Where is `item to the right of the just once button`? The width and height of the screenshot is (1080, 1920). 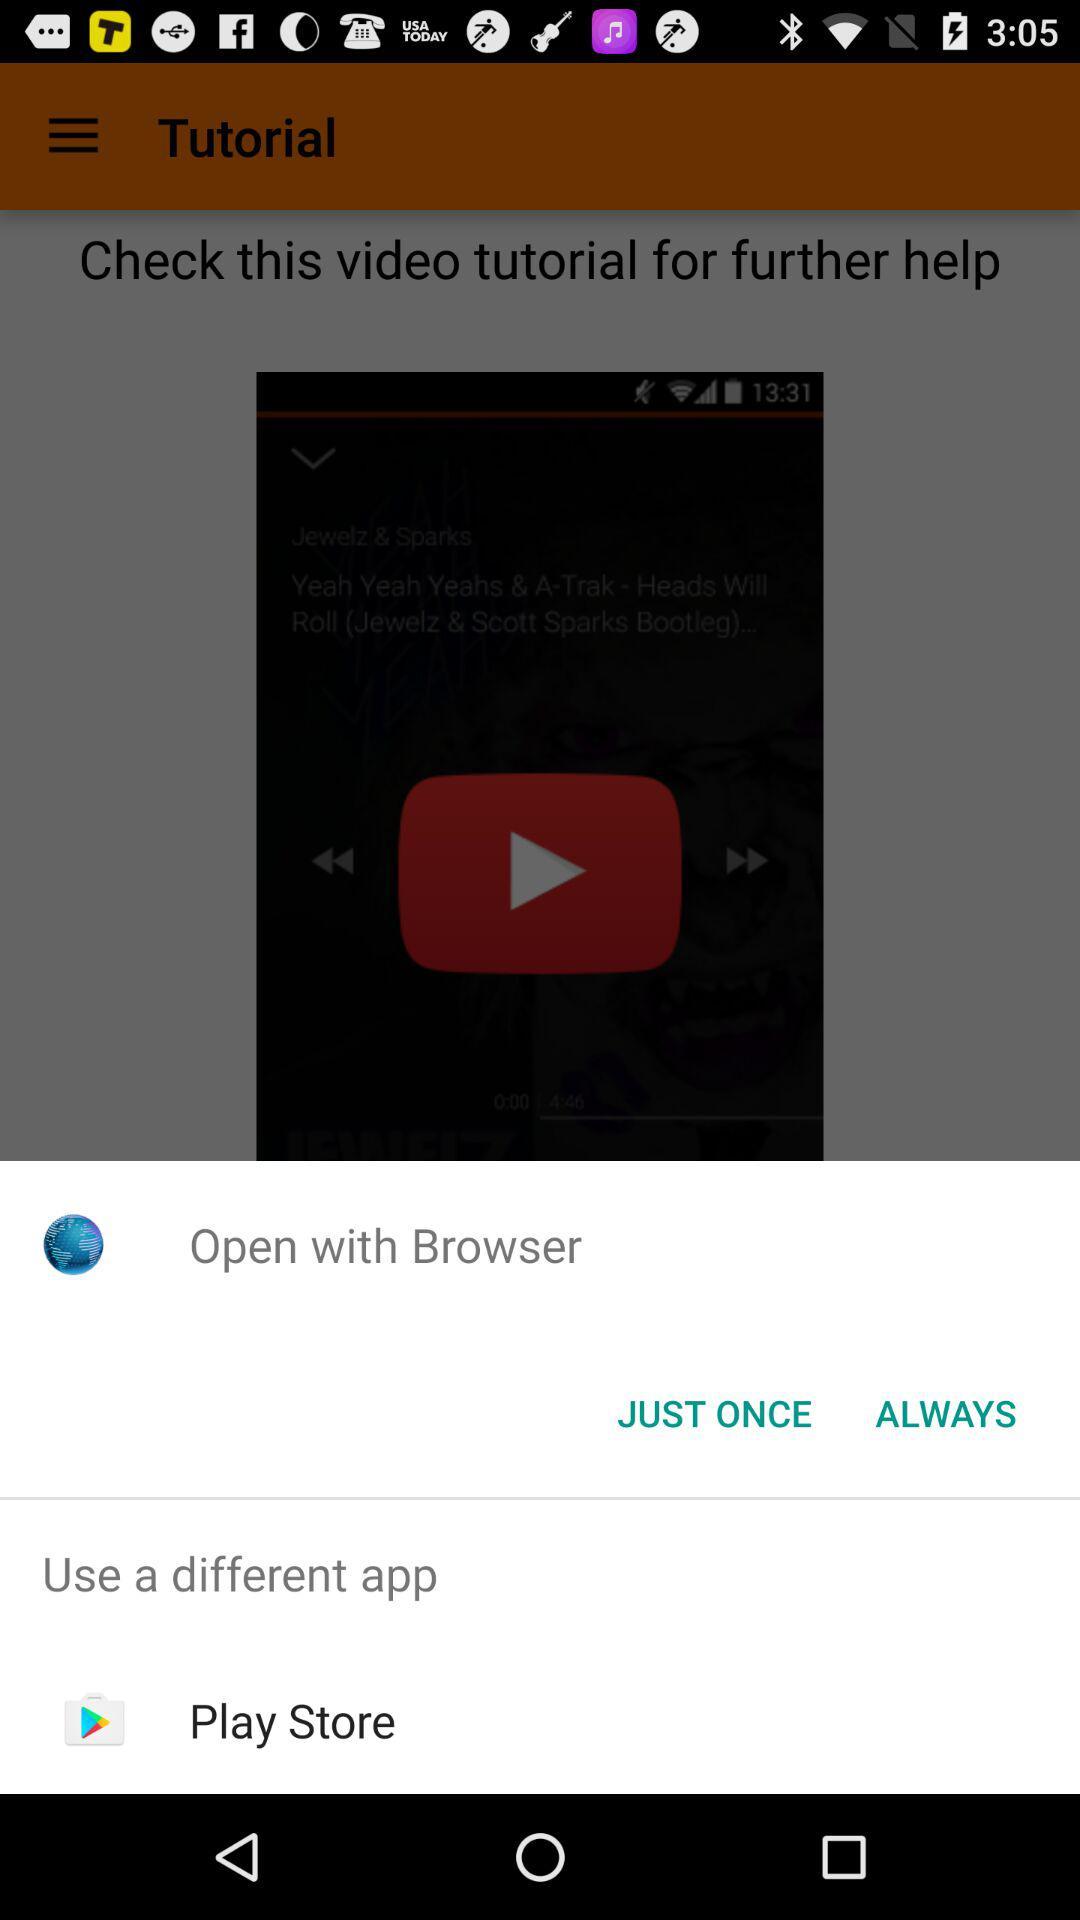
item to the right of the just once button is located at coordinates (945, 1411).